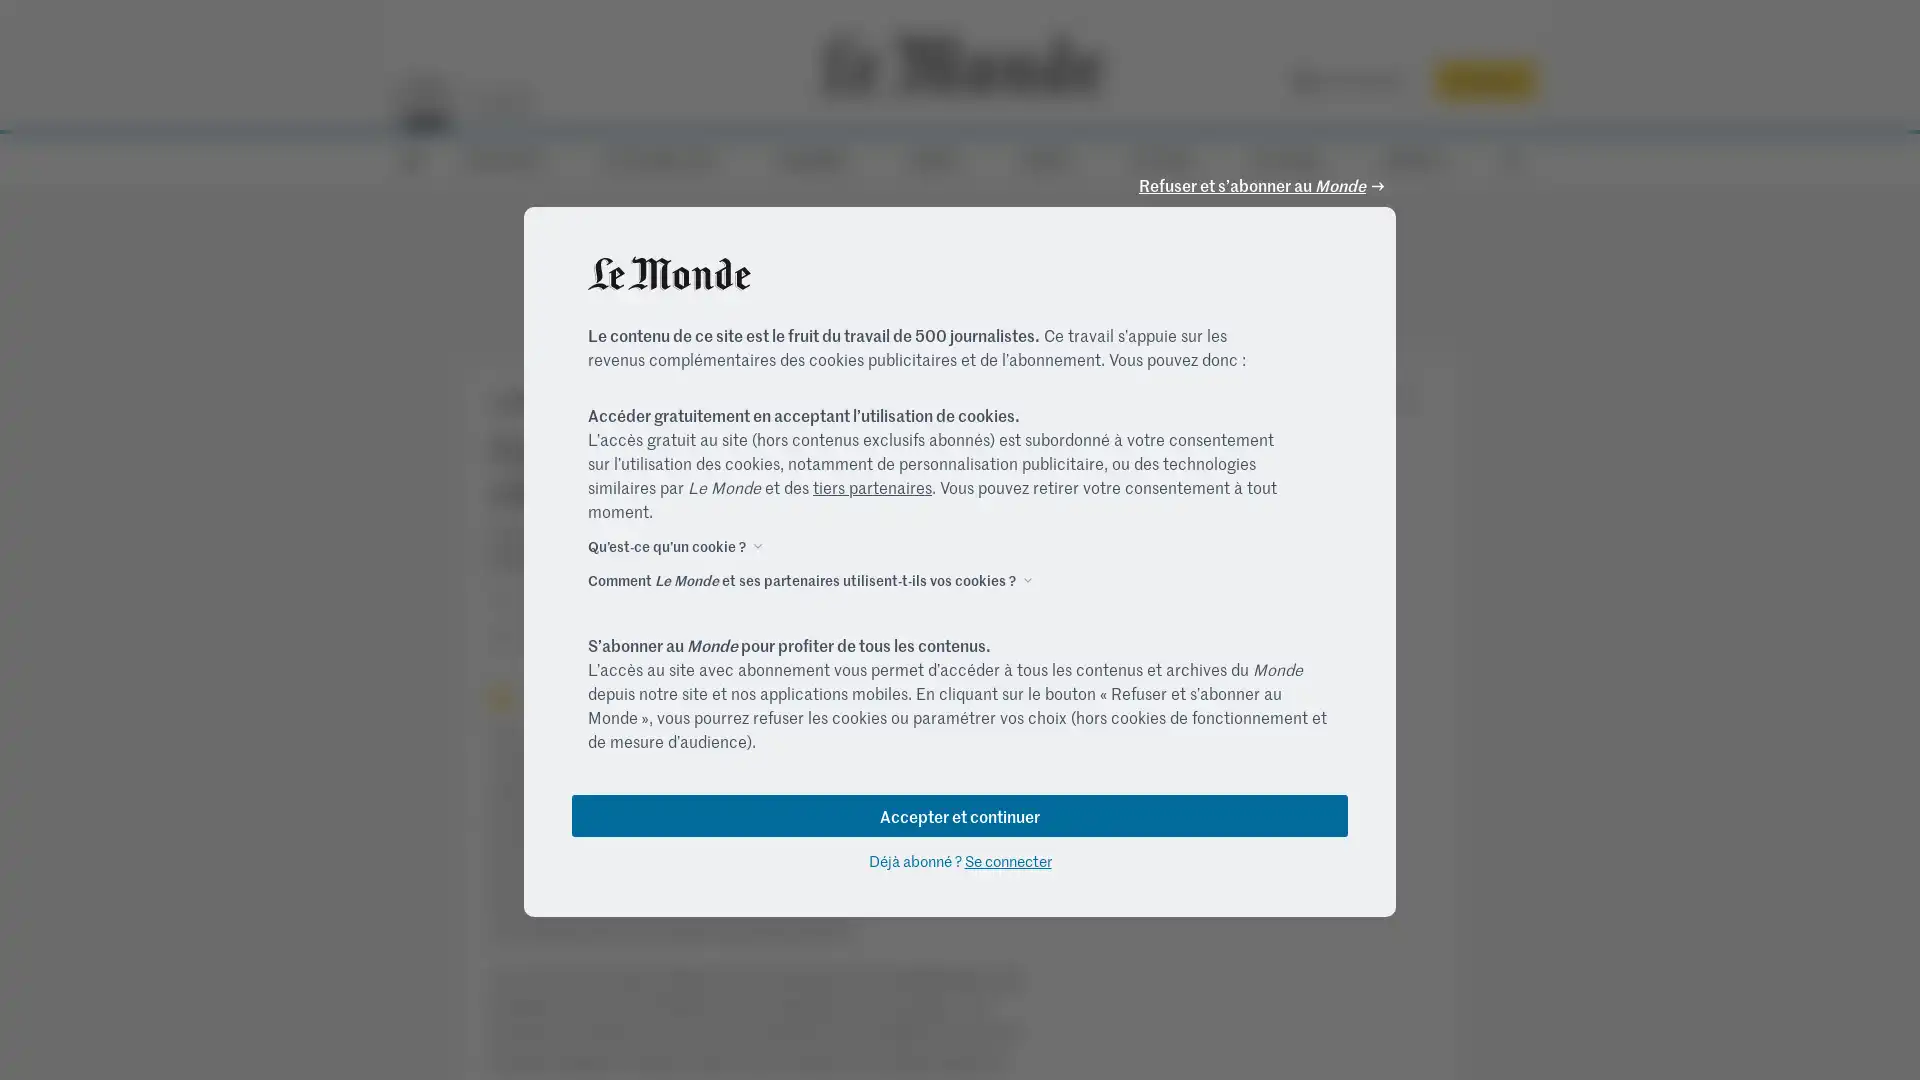 The width and height of the screenshot is (1920, 1080). Describe the element at coordinates (1511, 159) in the screenshot. I see `RECHERCHE` at that location.